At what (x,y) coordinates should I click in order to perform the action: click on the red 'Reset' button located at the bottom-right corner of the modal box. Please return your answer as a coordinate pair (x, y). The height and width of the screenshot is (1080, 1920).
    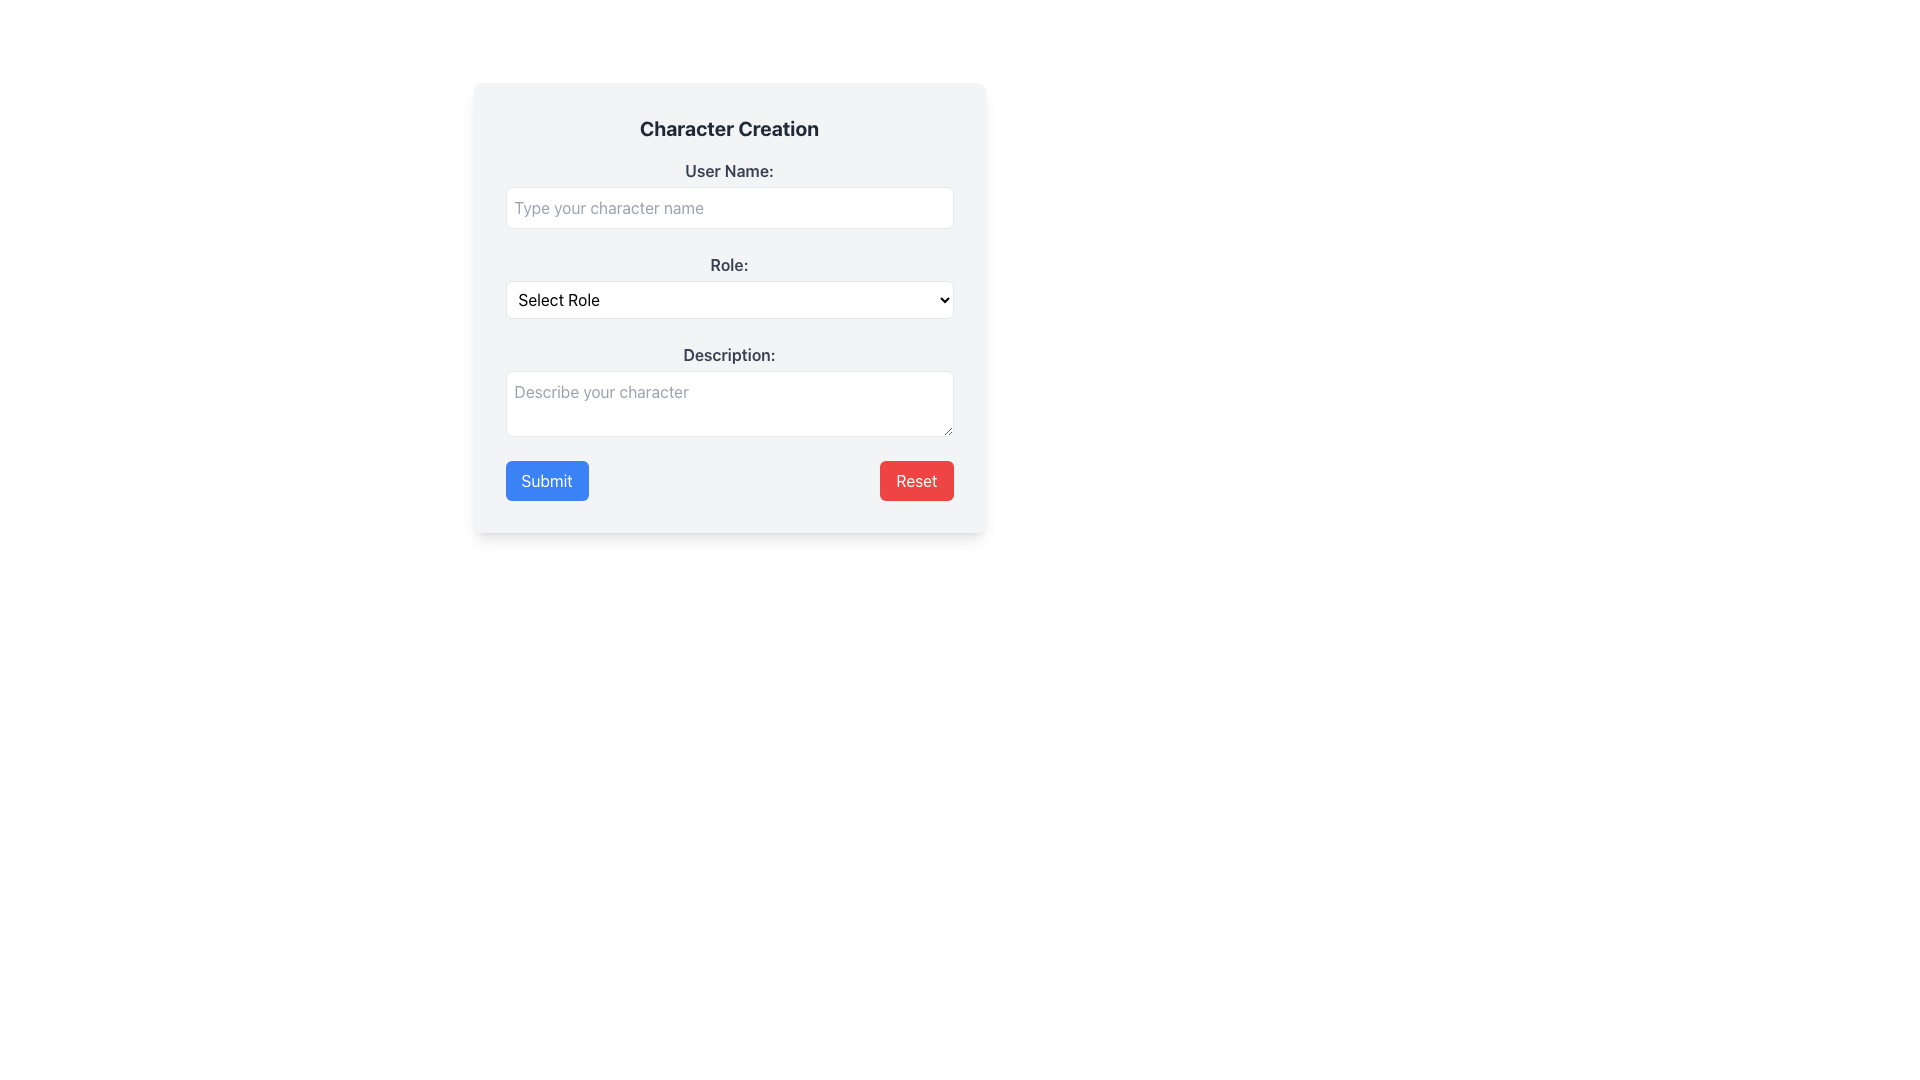
    Looking at the image, I should click on (915, 481).